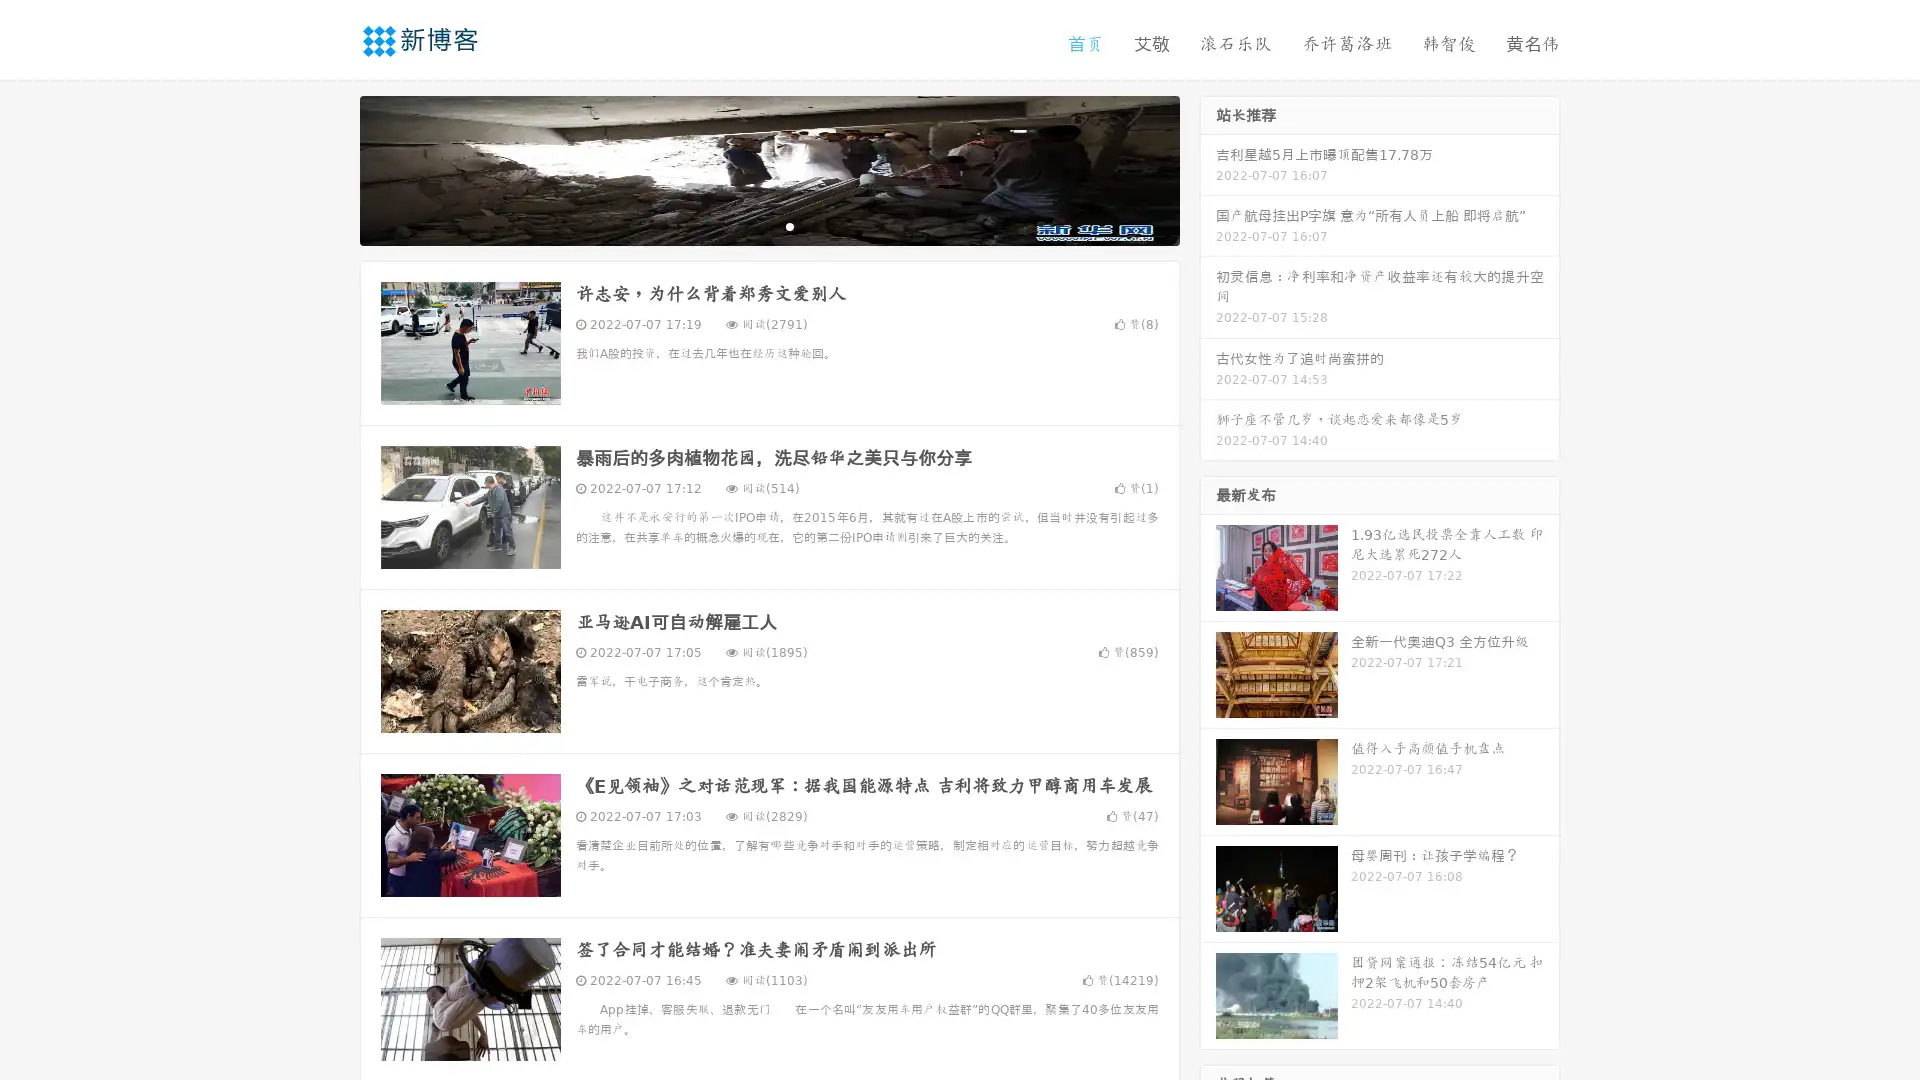 The image size is (1920, 1080). Describe the element at coordinates (1208, 168) in the screenshot. I see `Next slide` at that location.